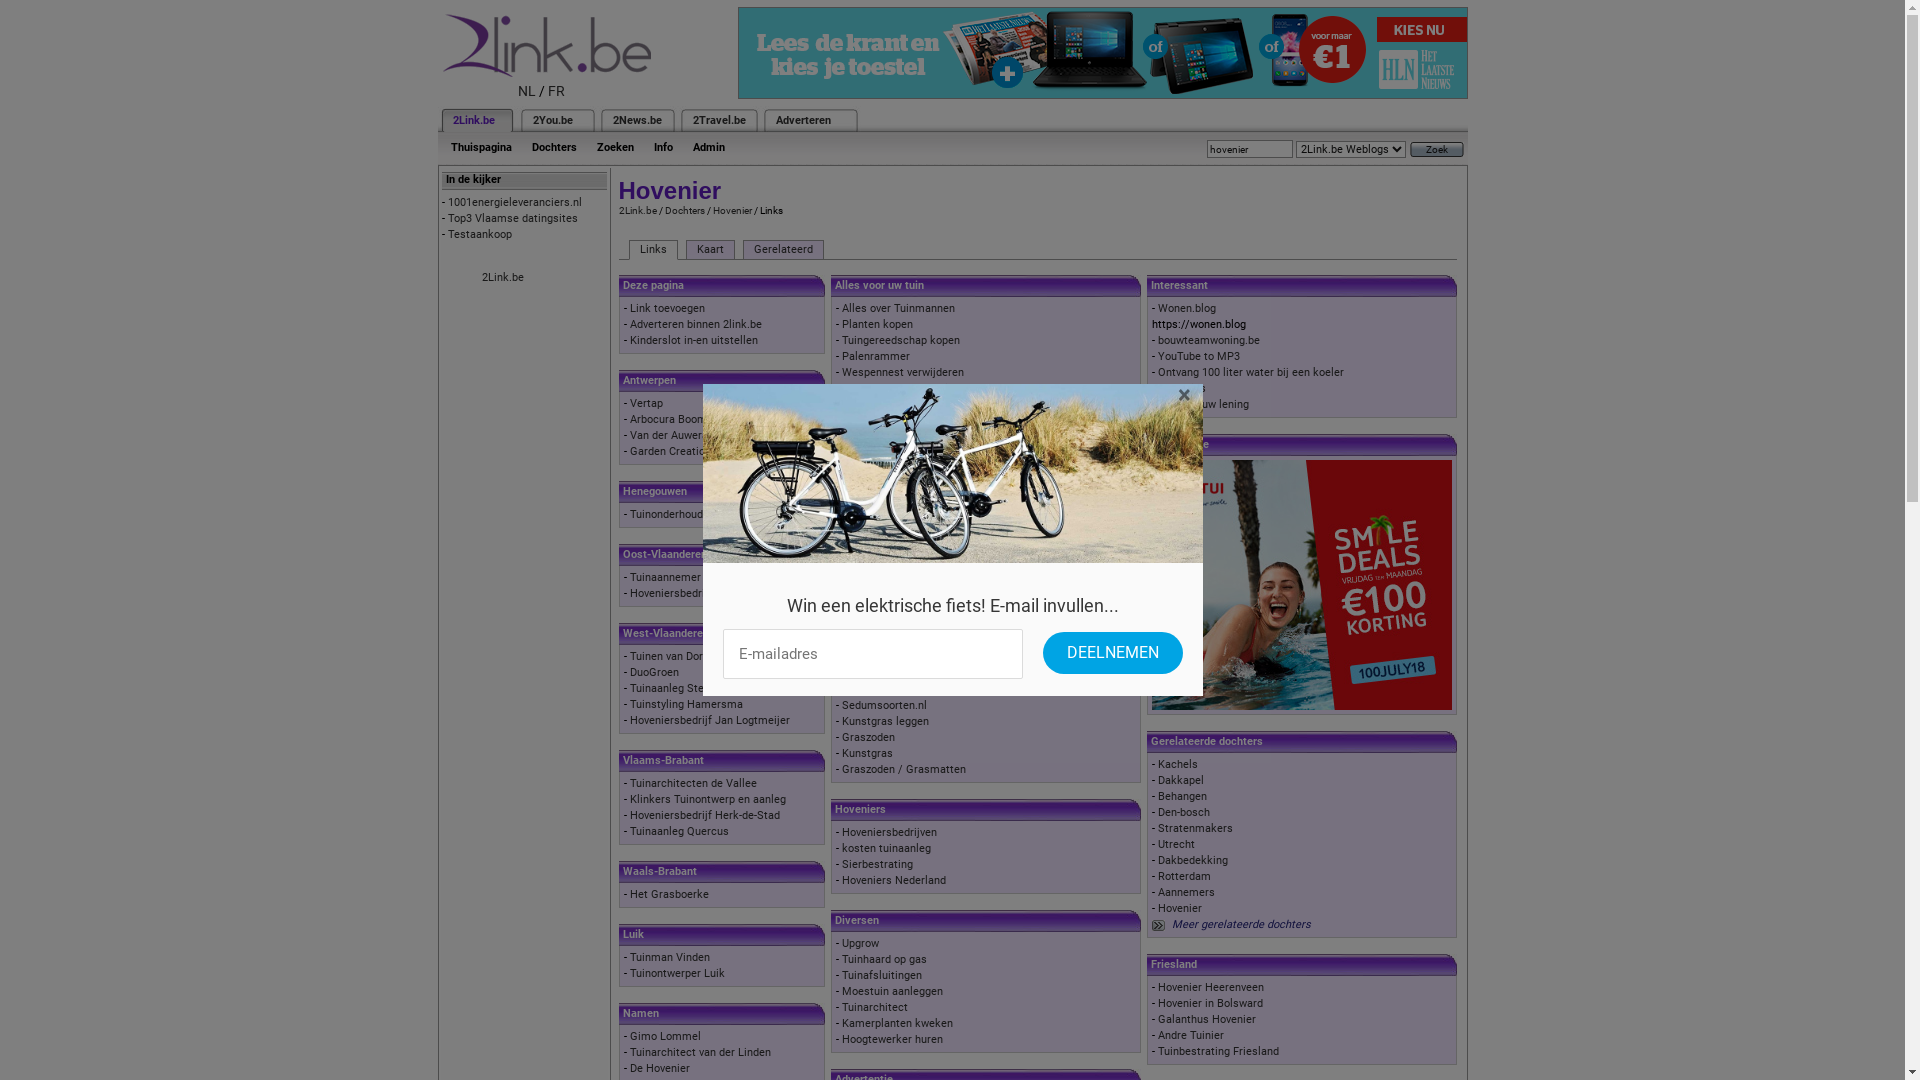  Describe the element at coordinates (628, 451) in the screenshot. I see `'Garden Creation BVBA'` at that location.